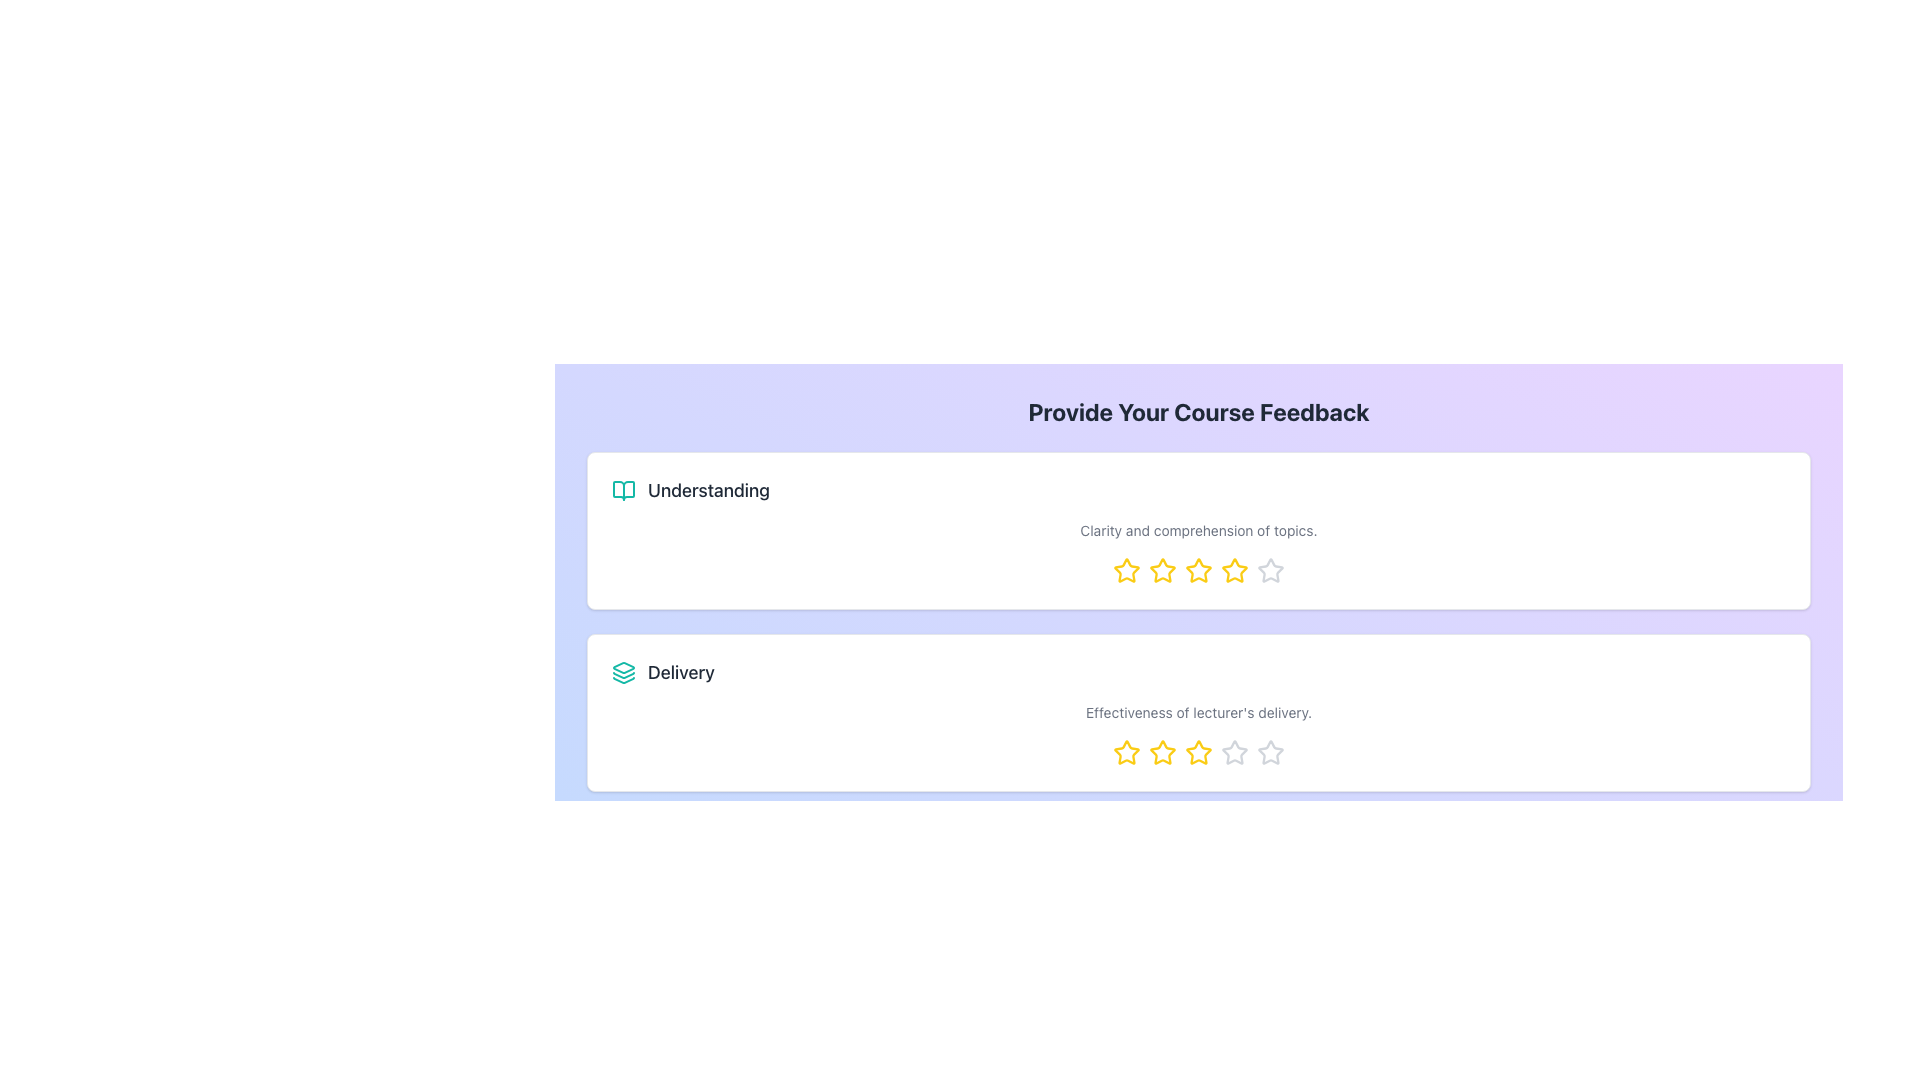 Image resolution: width=1920 pixels, height=1080 pixels. What do you see at coordinates (1270, 752) in the screenshot?
I see `the fifth star-shaped button in the 'Delivery' feedback section to rate it` at bounding box center [1270, 752].